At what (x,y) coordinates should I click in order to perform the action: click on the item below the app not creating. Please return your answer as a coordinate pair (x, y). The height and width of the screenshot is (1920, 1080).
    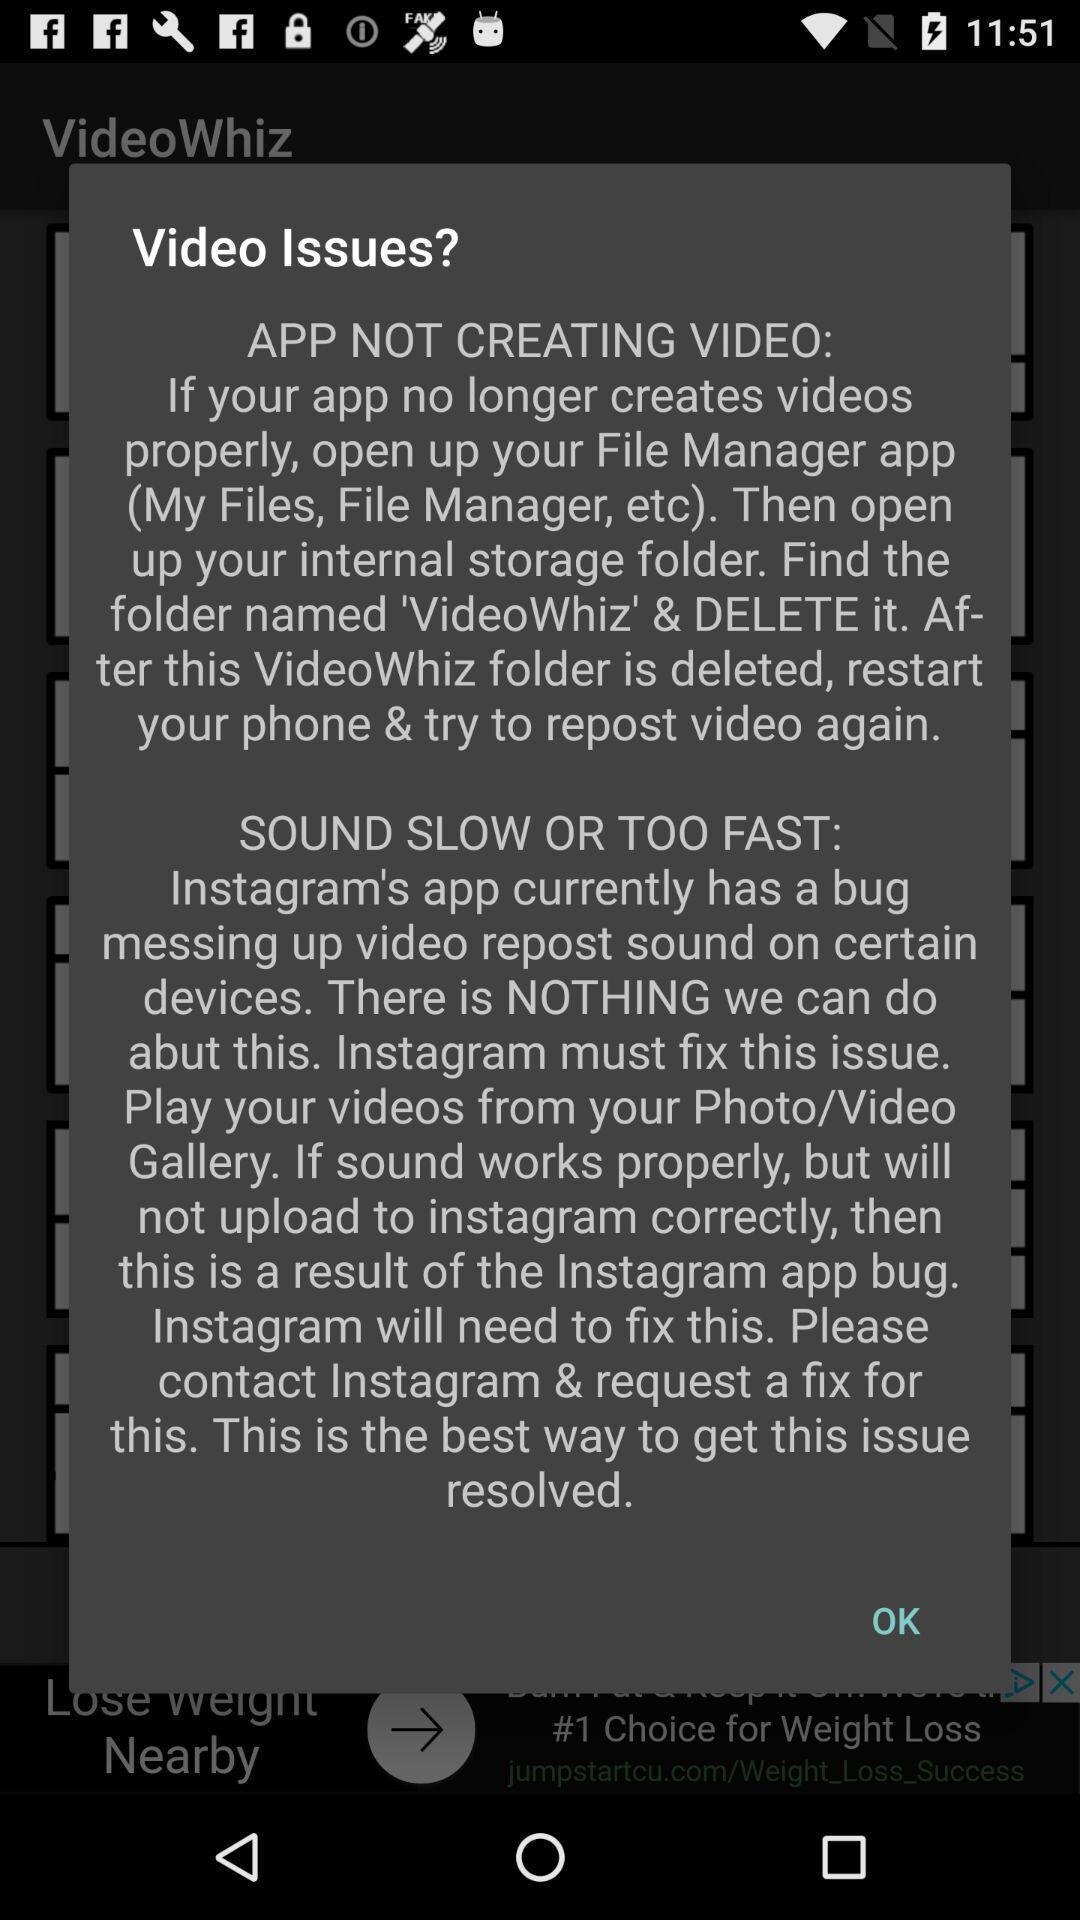
    Looking at the image, I should click on (894, 1620).